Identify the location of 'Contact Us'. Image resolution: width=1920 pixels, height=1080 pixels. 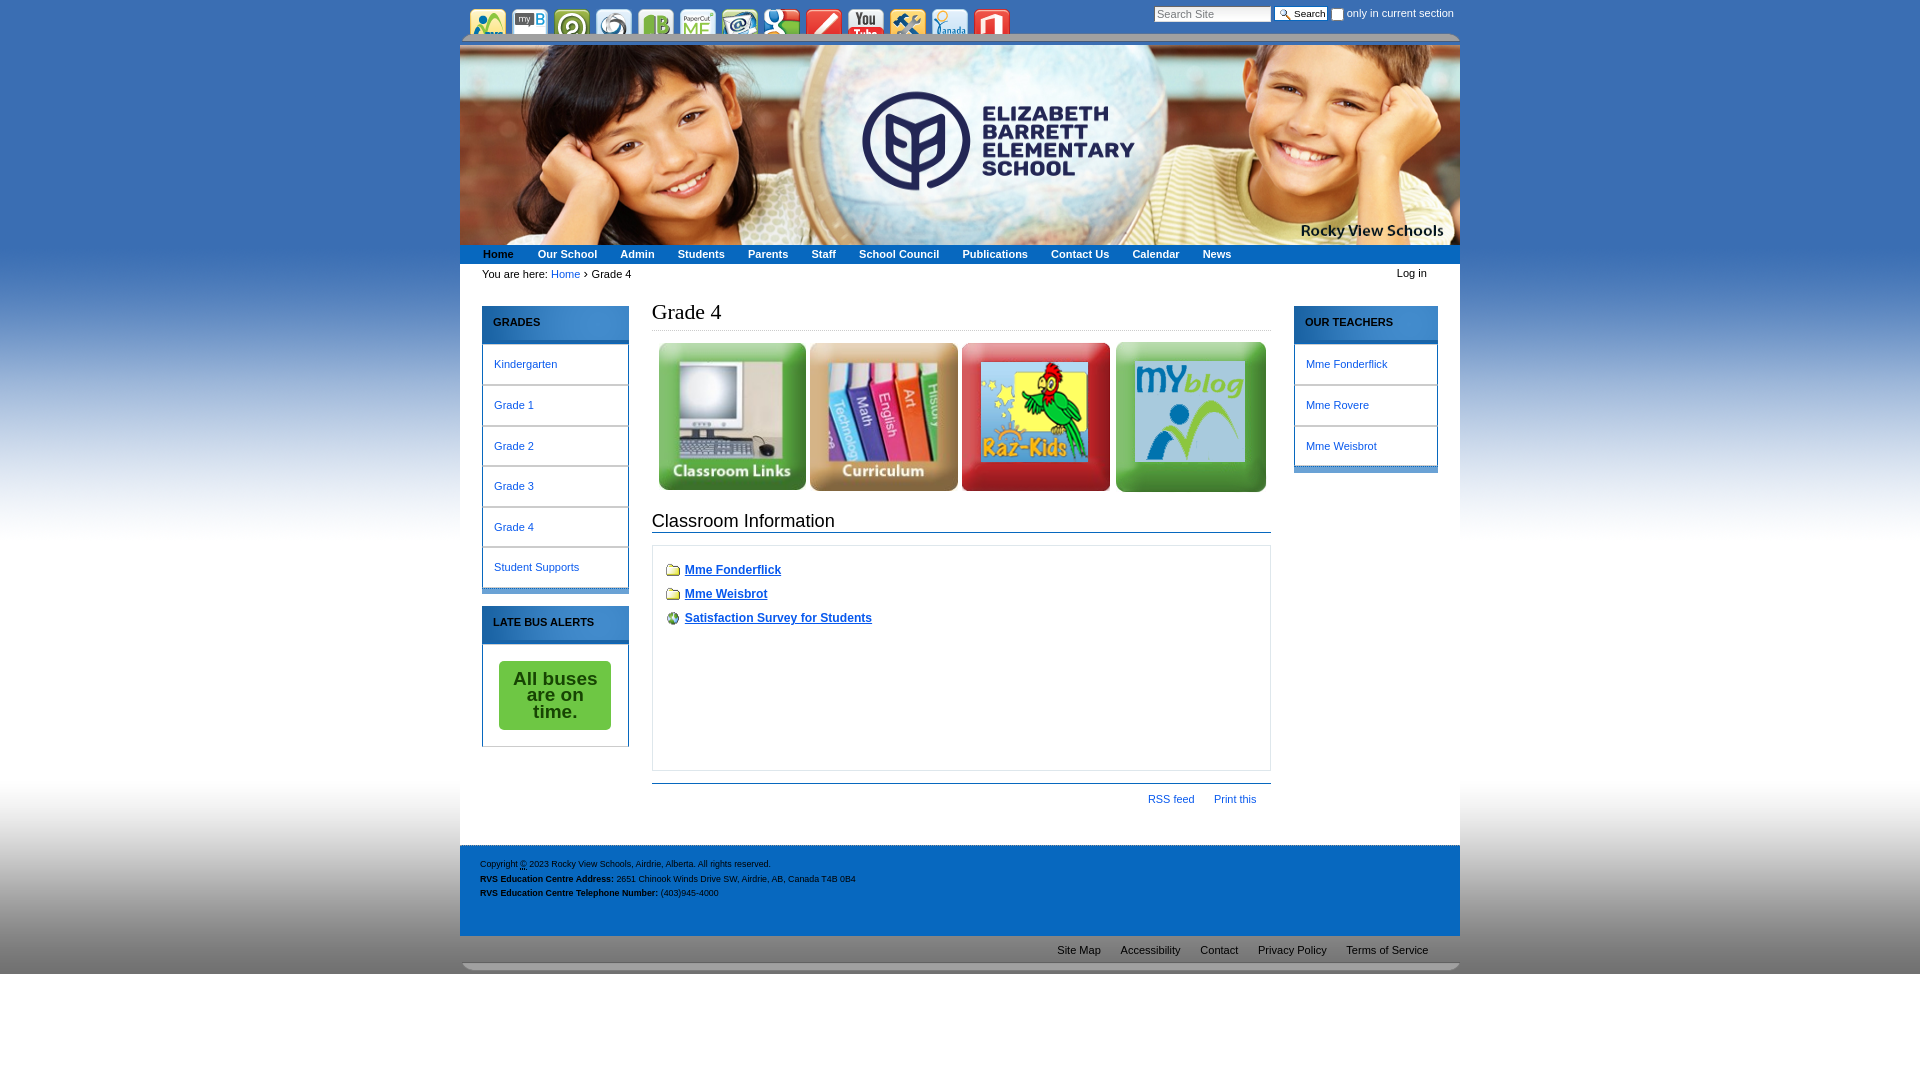
(1075, 253).